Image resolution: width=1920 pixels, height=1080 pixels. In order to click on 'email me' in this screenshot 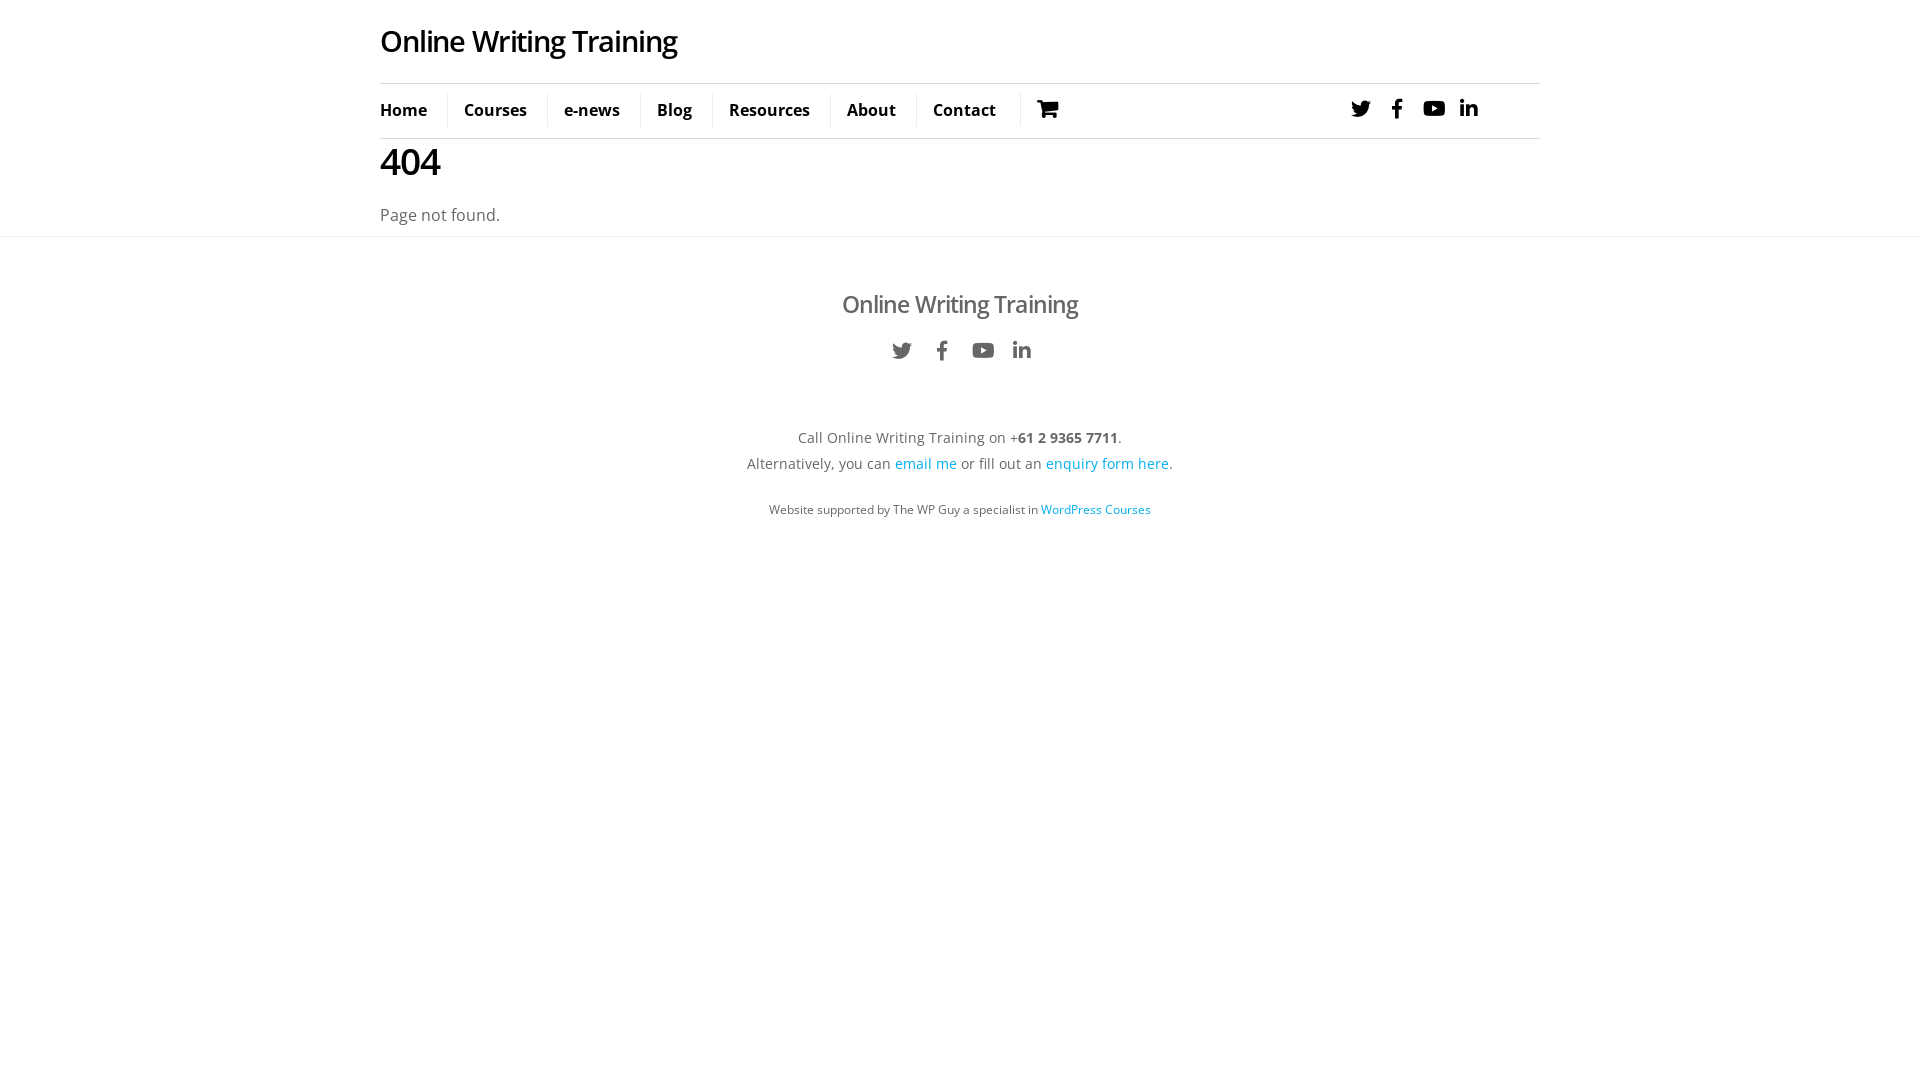, I will do `click(925, 463)`.